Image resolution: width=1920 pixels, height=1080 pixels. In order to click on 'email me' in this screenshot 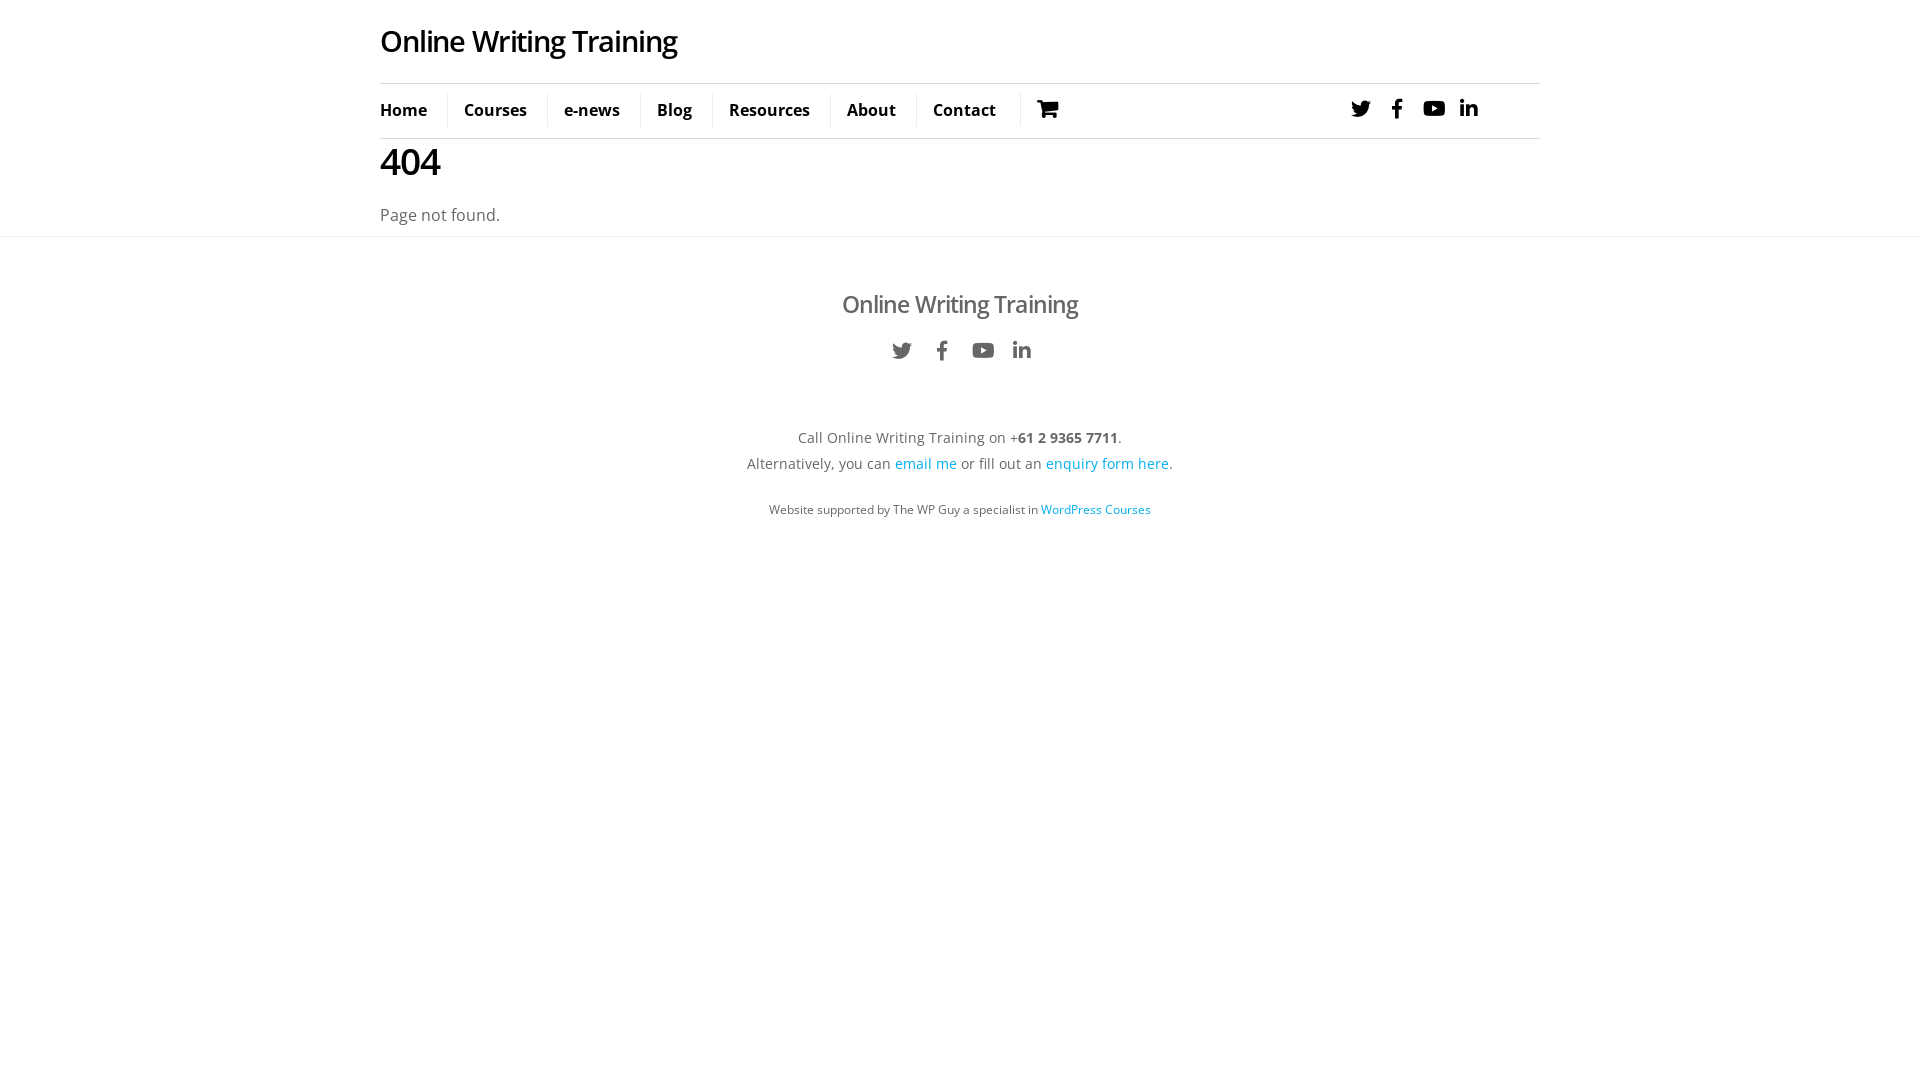, I will do `click(925, 463)`.